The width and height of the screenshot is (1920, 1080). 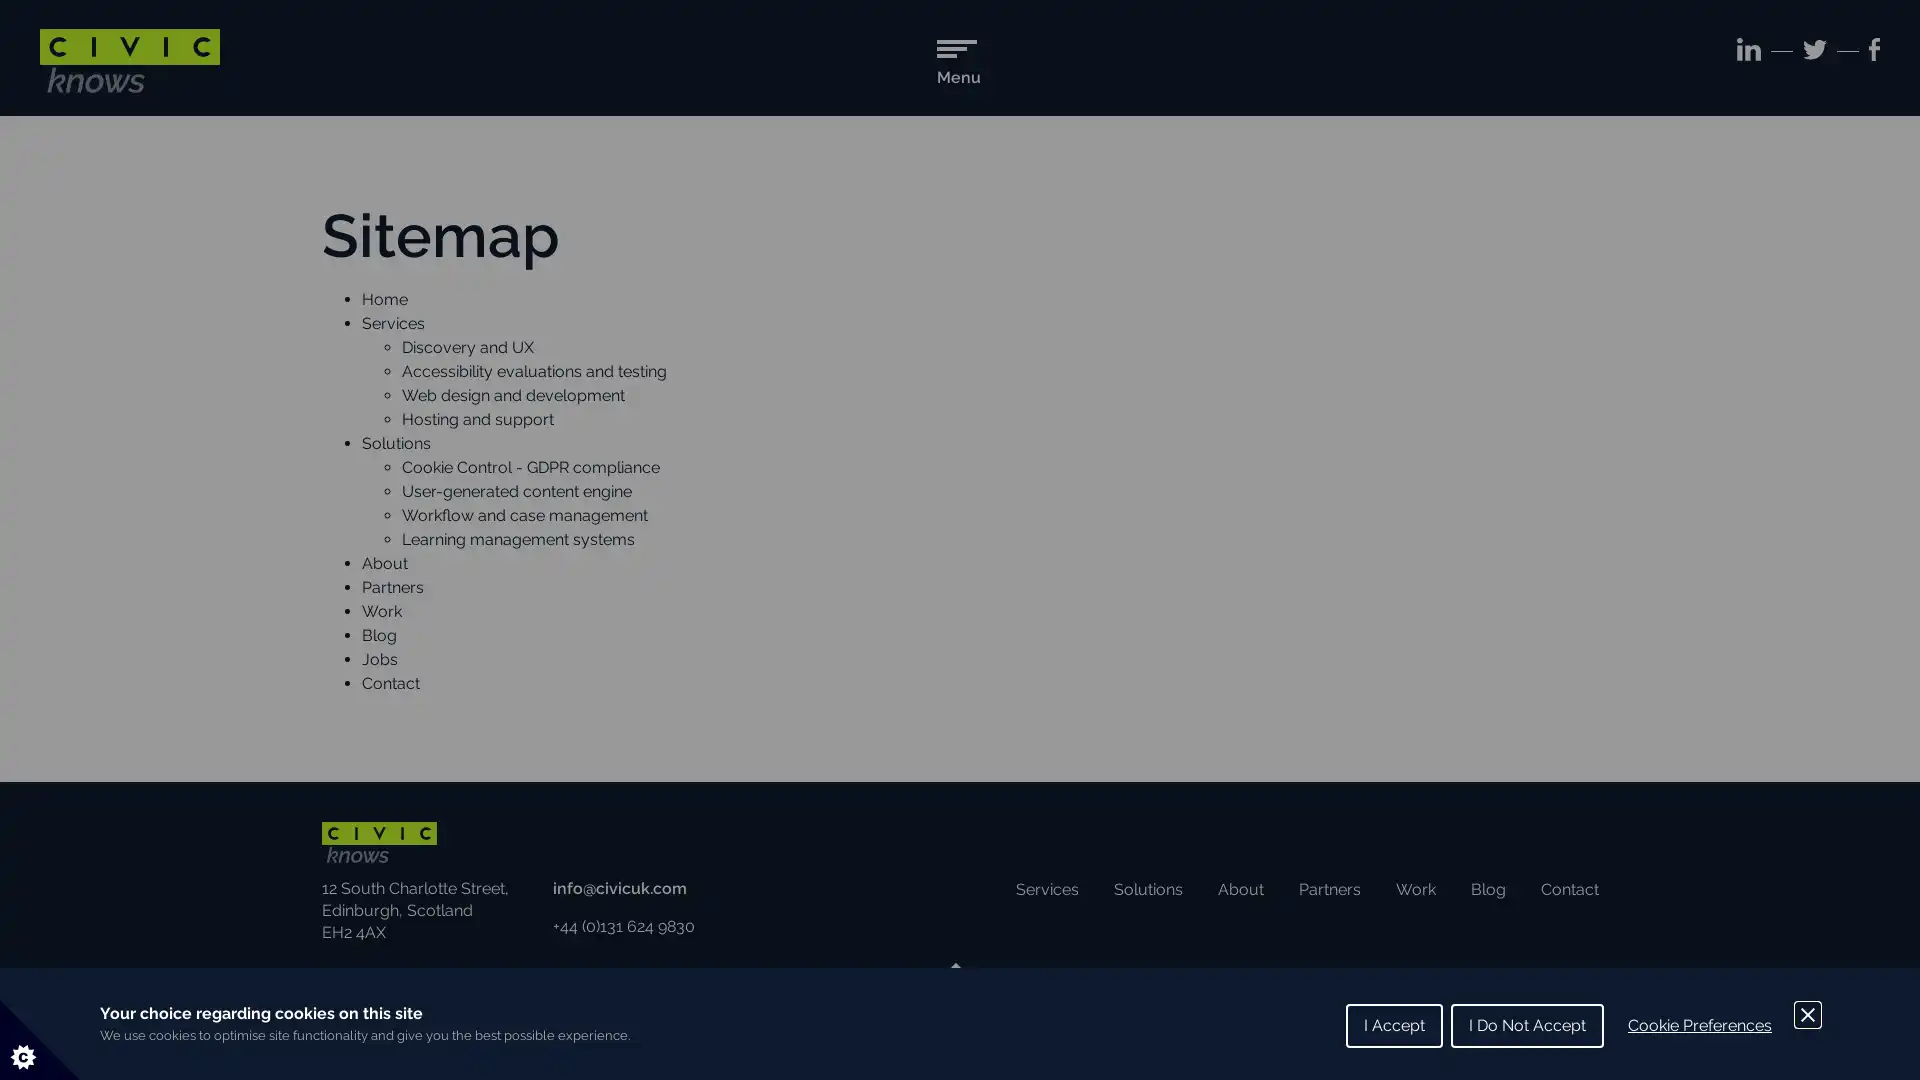 I want to click on Close, so click(x=1808, y=1014).